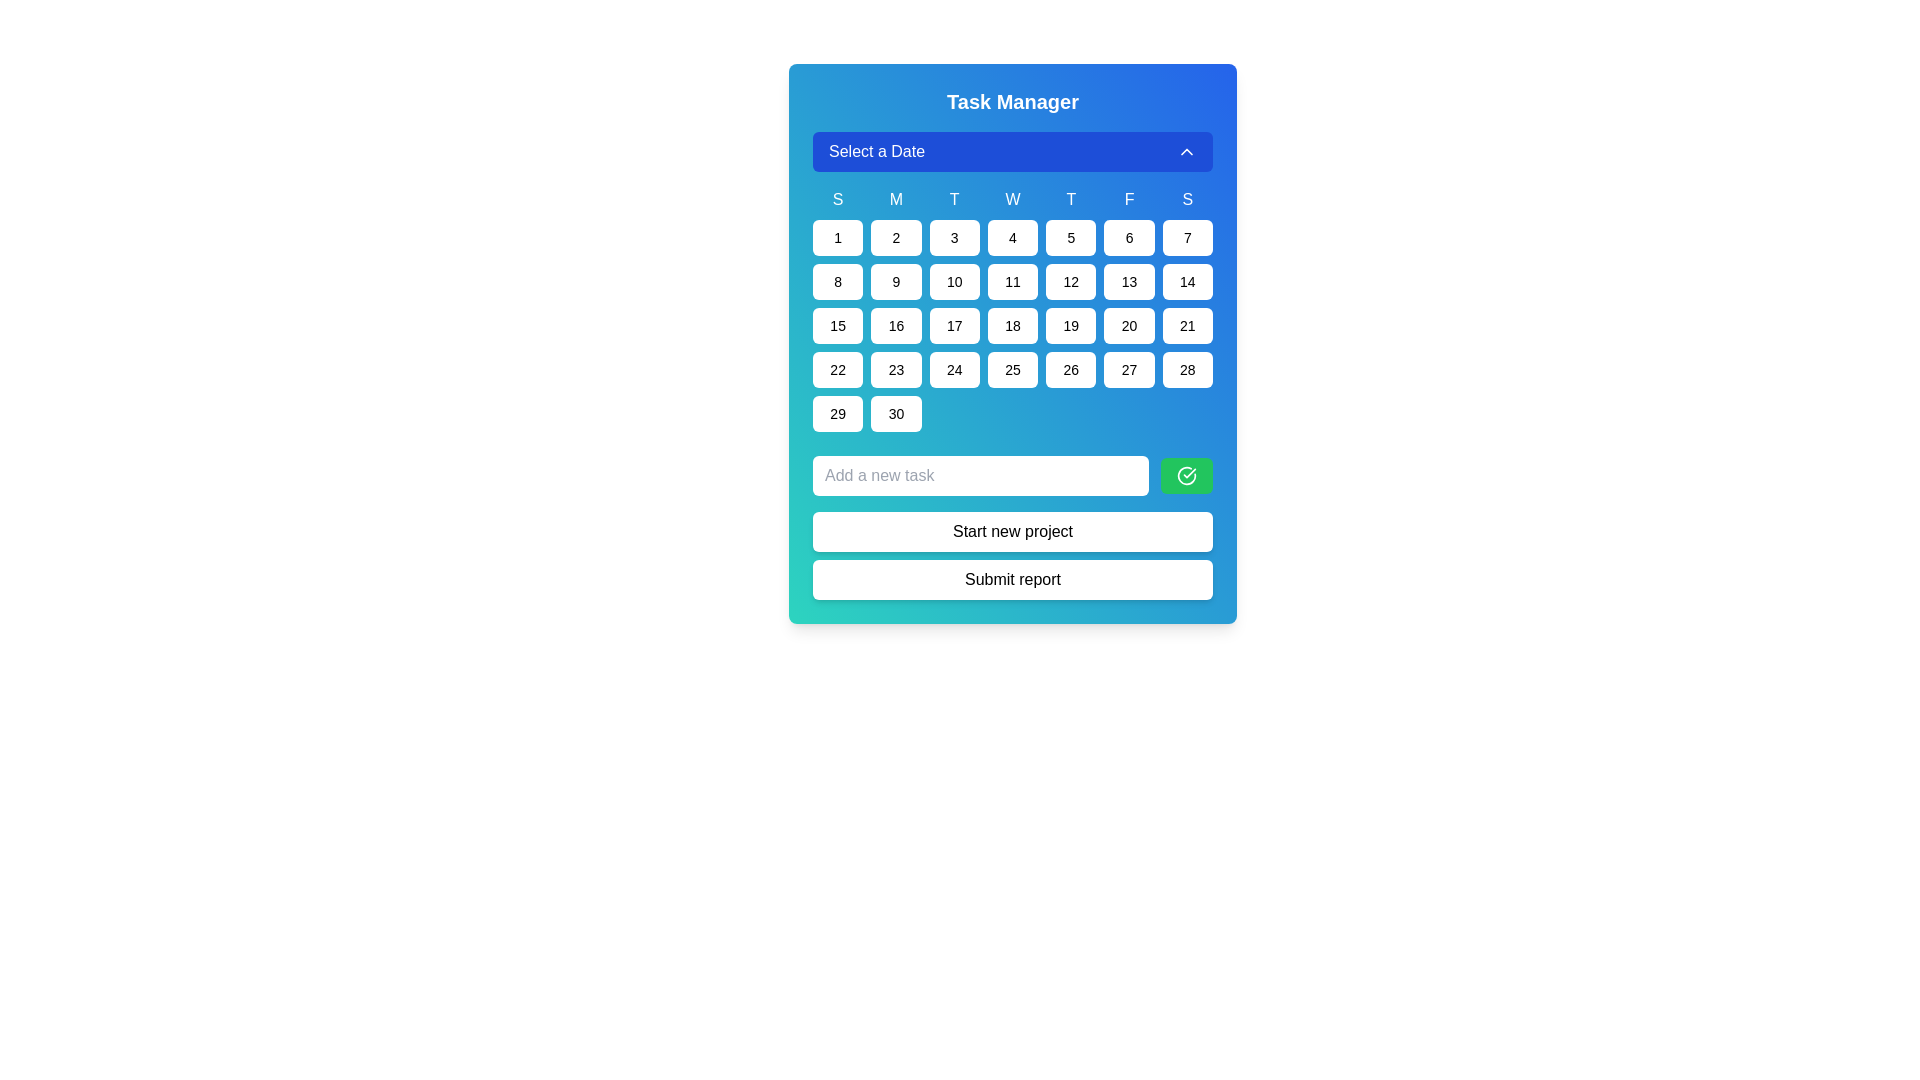 This screenshot has width=1920, height=1080. I want to click on the confirm button located to the right of the 'Add a new task' input field to trigger hover effects, so click(1186, 475).